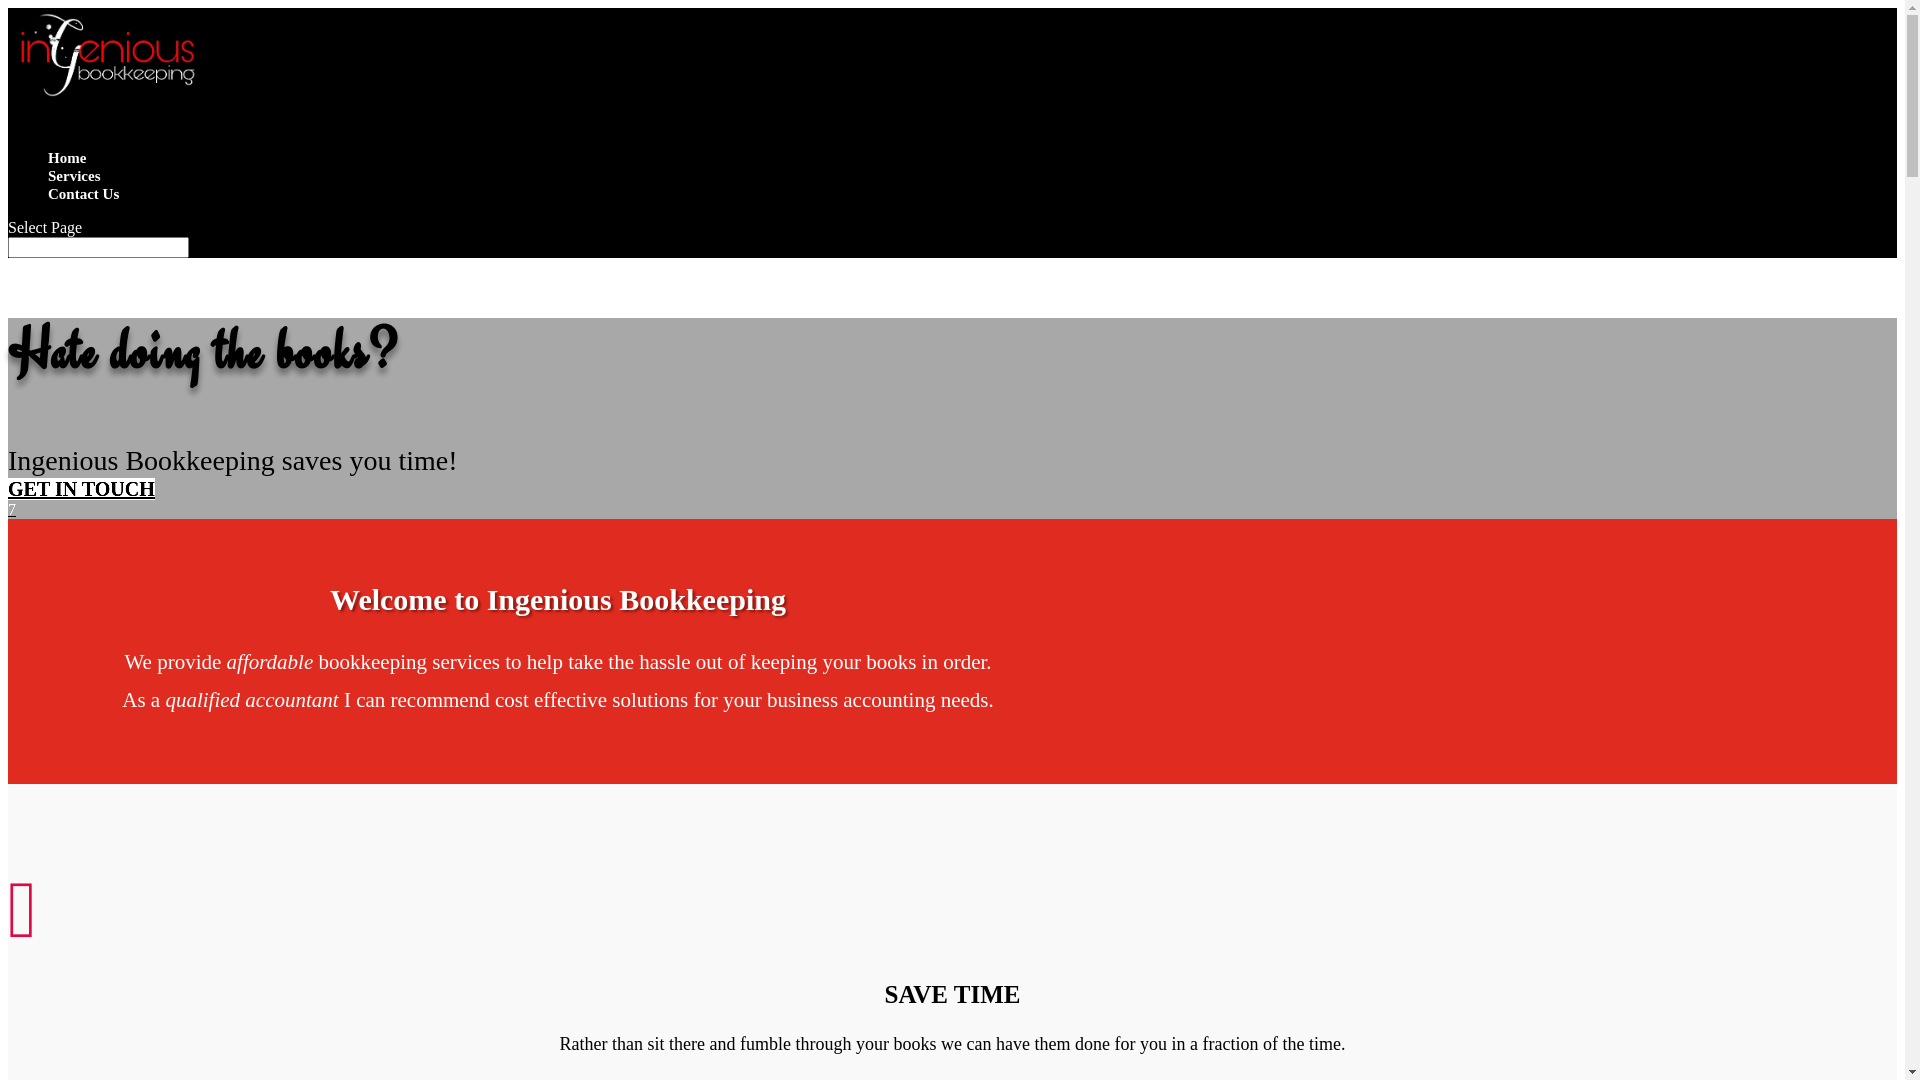  I want to click on 'Services', so click(73, 187).